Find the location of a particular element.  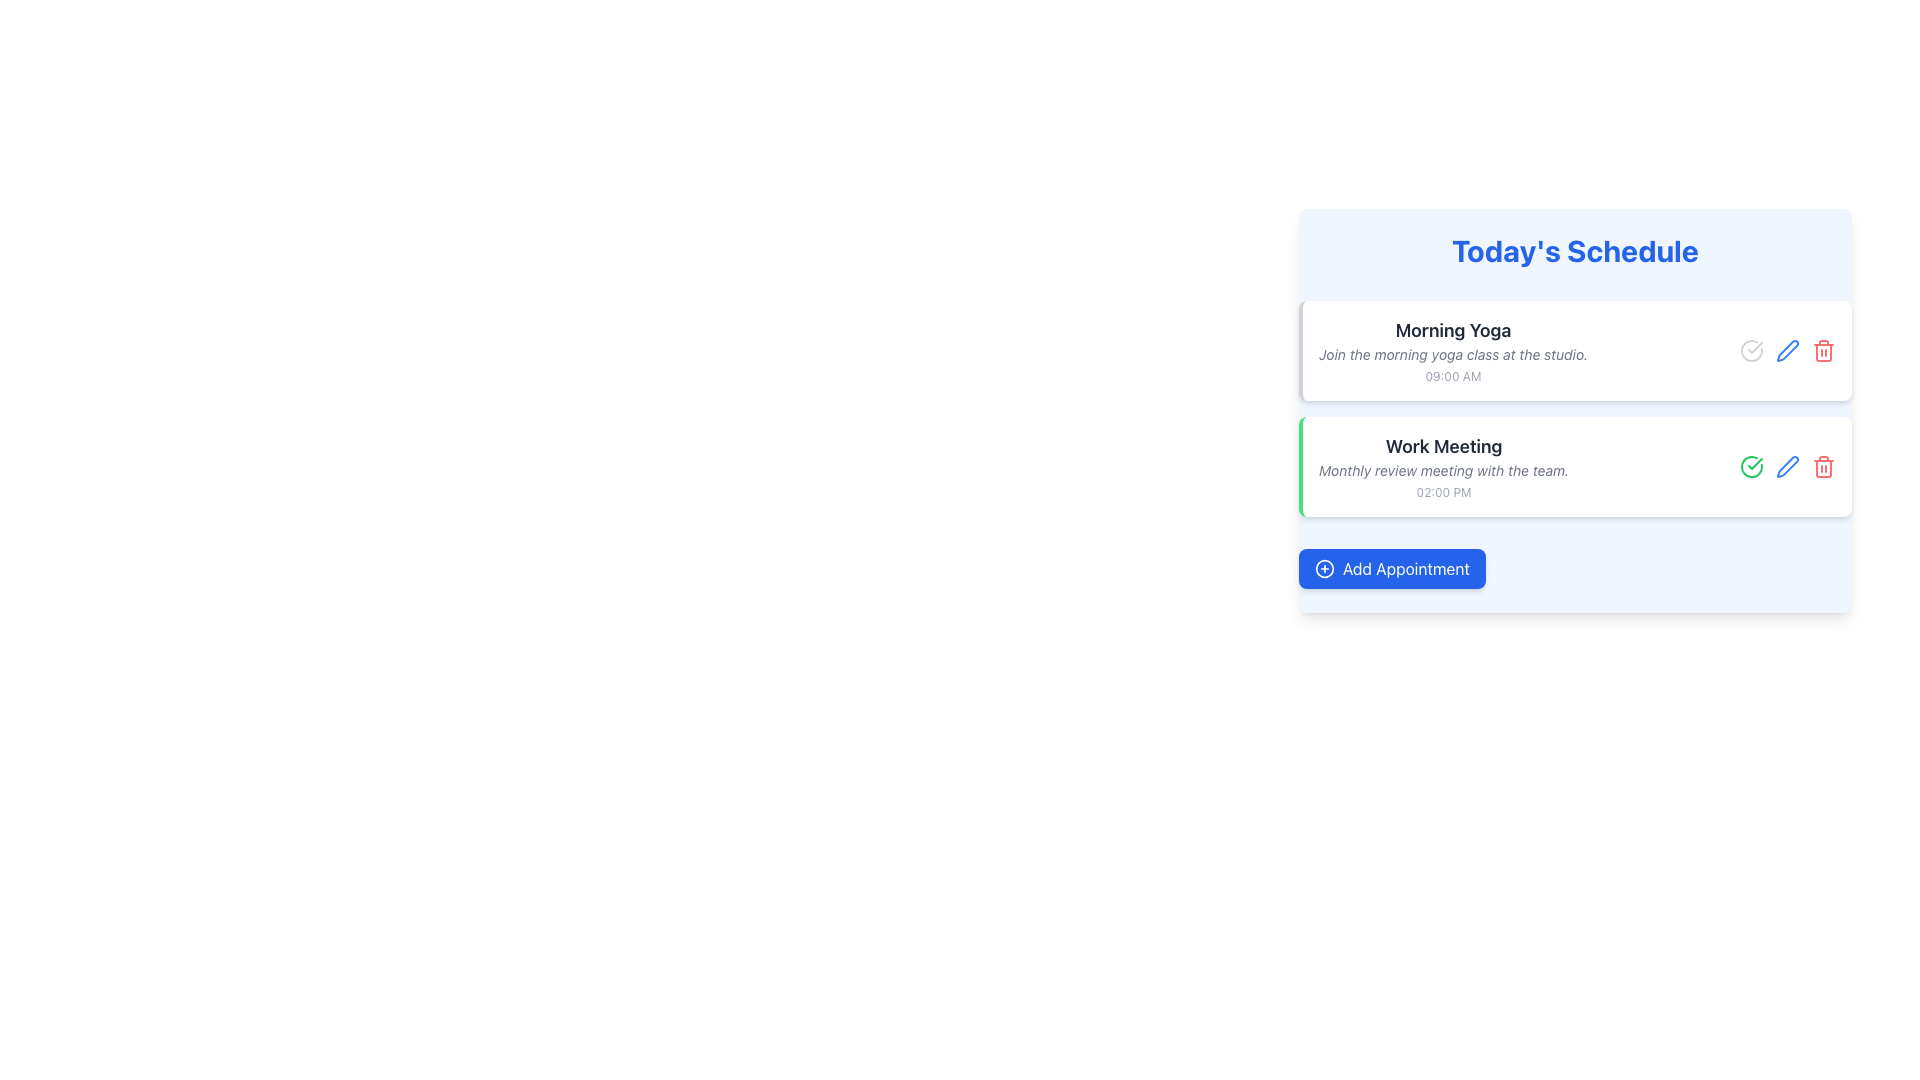

the circular icon with a '+' symbol located in the lower-right portion of the 'Today's Schedule' card section is located at coordinates (1324, 569).